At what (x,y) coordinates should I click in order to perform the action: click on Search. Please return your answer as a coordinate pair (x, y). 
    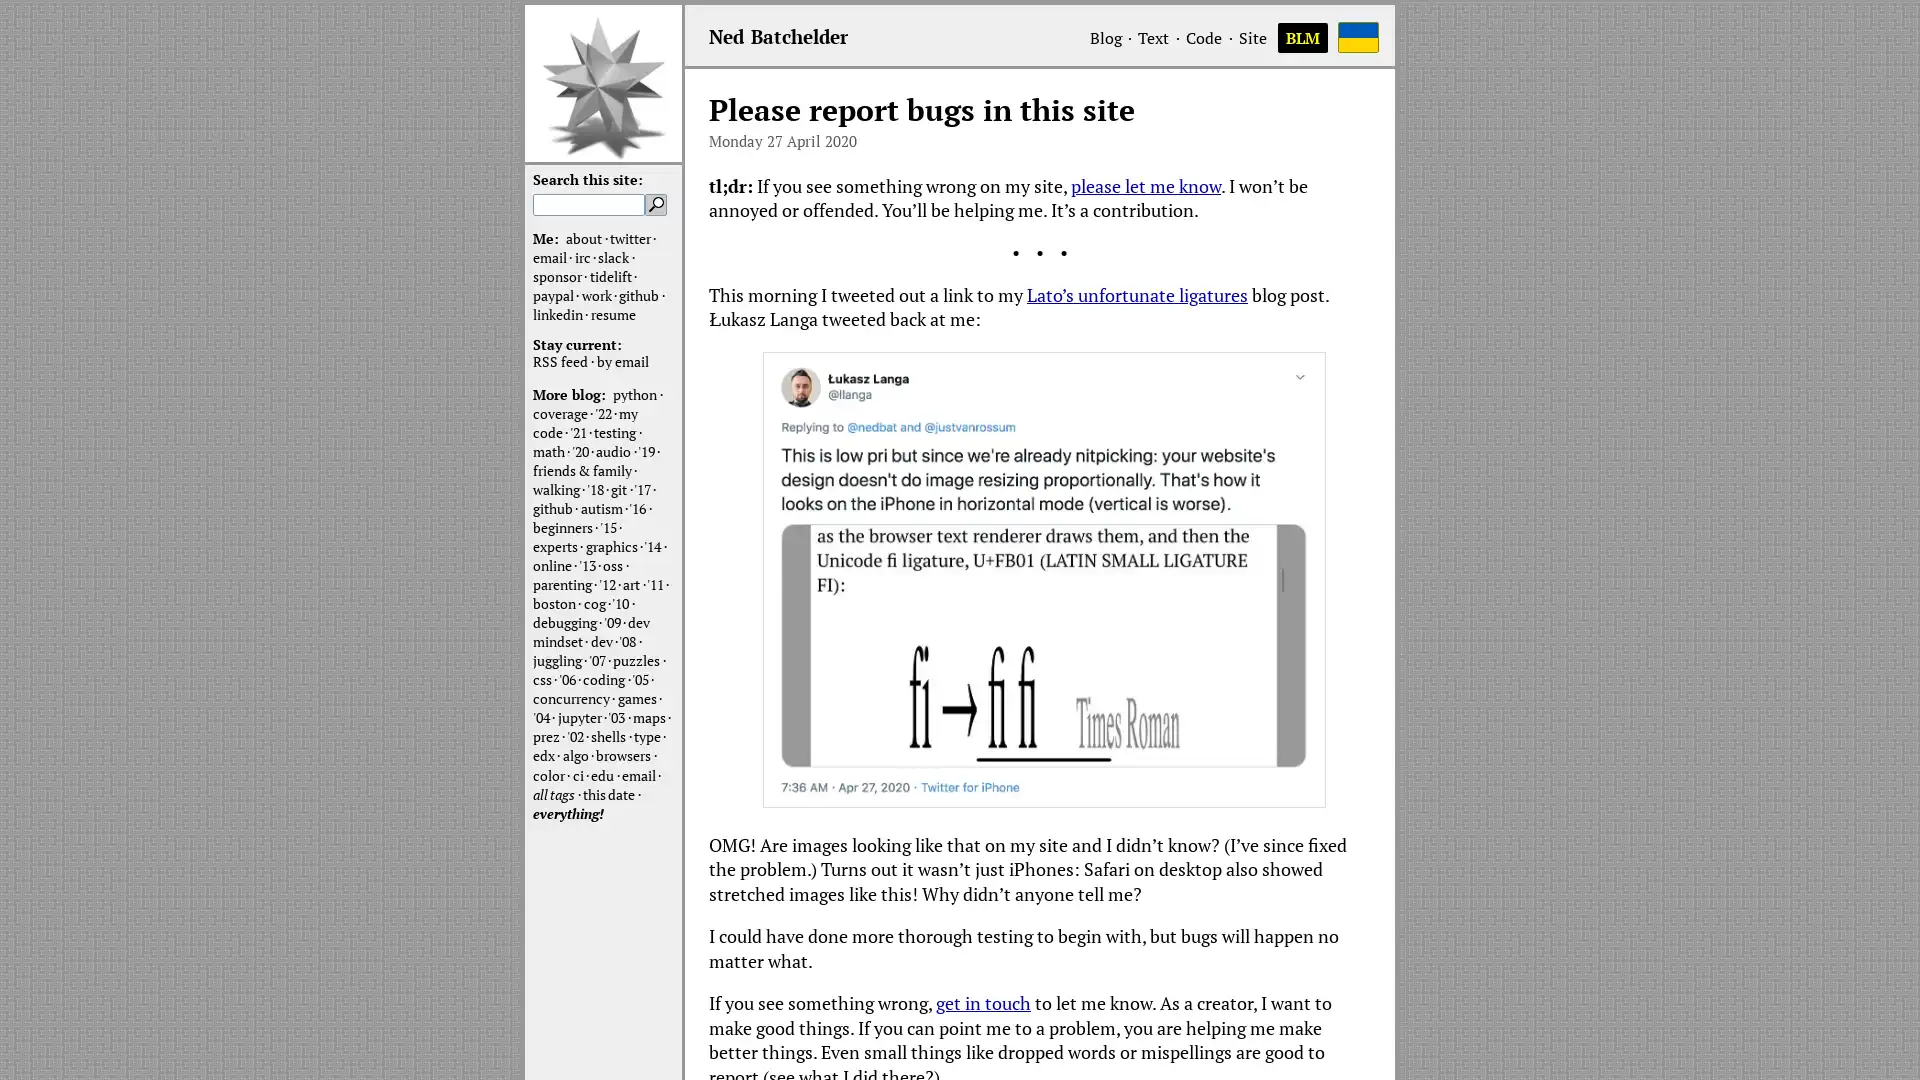
    Looking at the image, I should click on (656, 204).